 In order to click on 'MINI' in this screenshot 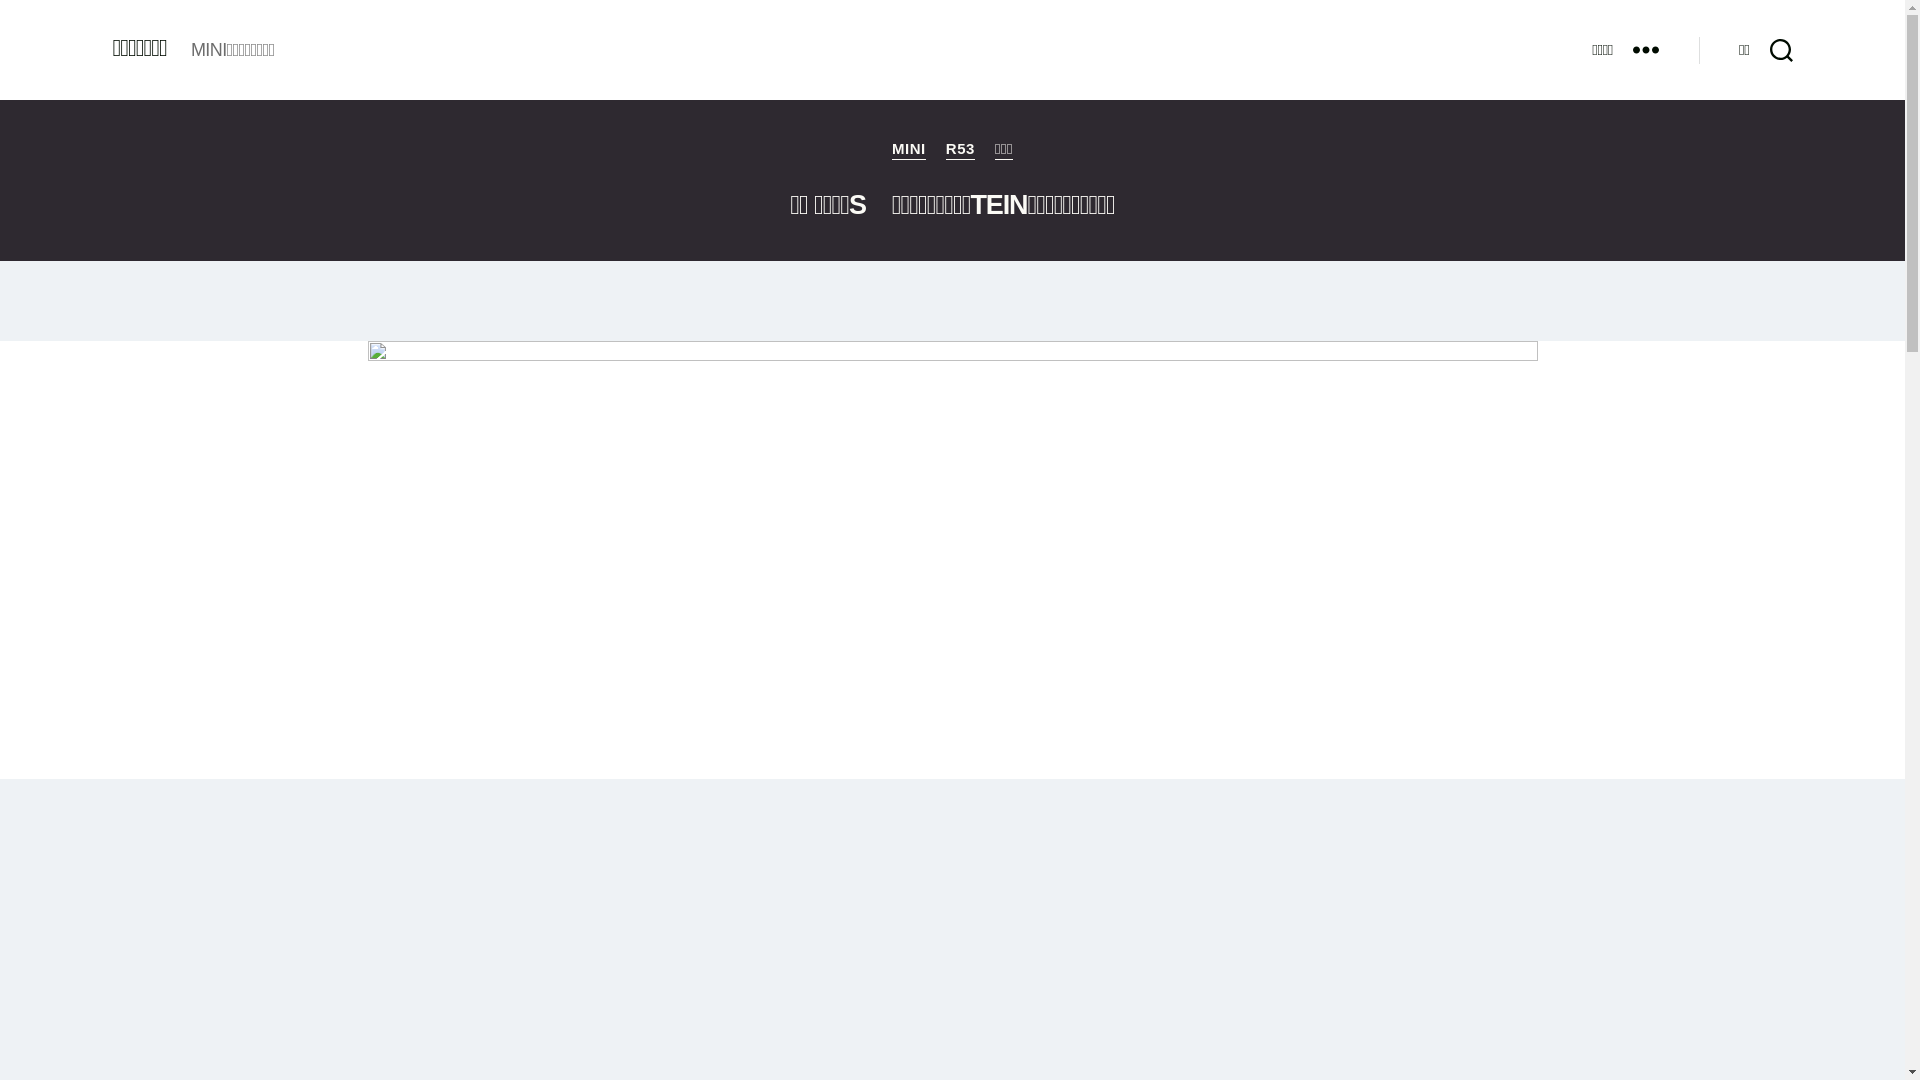, I will do `click(891, 149)`.